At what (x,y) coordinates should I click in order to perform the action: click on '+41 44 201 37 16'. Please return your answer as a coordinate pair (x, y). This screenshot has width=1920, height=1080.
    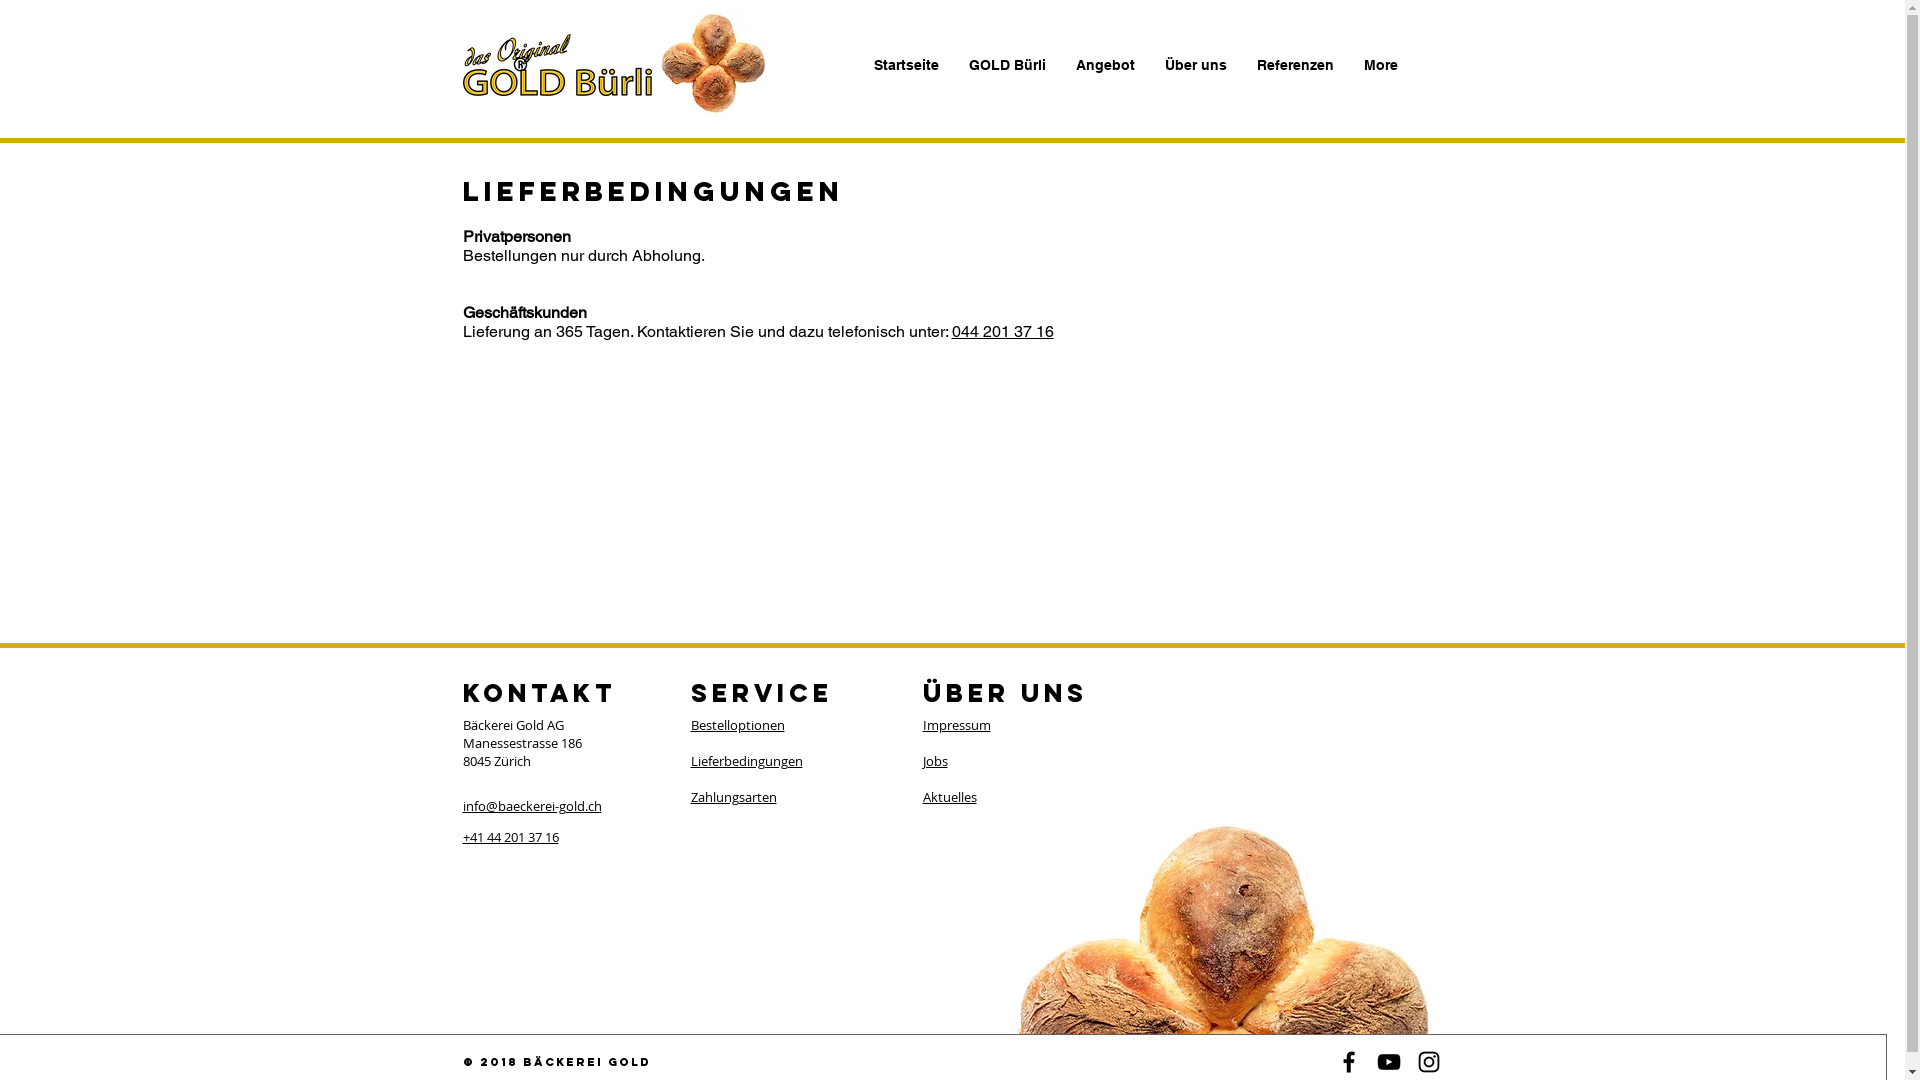
    Looking at the image, I should click on (509, 837).